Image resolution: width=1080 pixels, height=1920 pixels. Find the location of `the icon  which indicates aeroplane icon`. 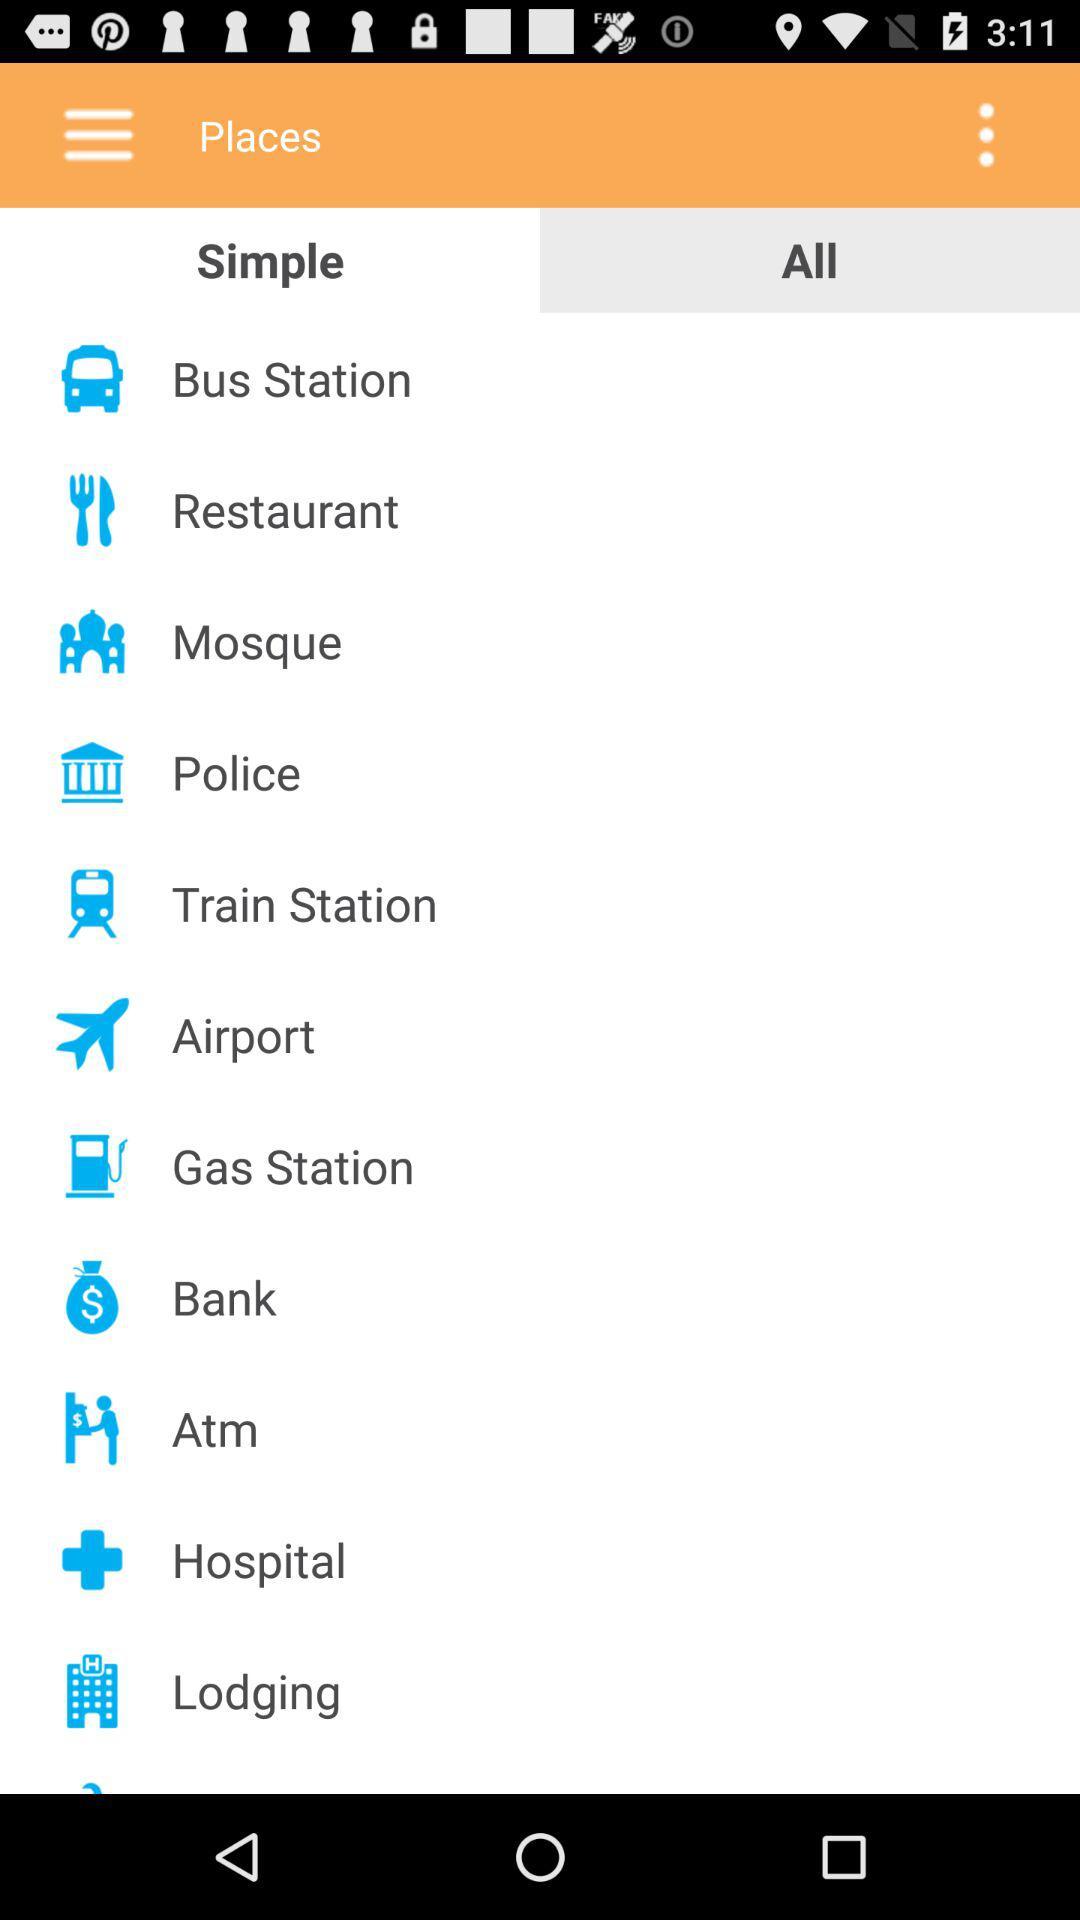

the icon  which indicates aeroplane icon is located at coordinates (92, 1035).